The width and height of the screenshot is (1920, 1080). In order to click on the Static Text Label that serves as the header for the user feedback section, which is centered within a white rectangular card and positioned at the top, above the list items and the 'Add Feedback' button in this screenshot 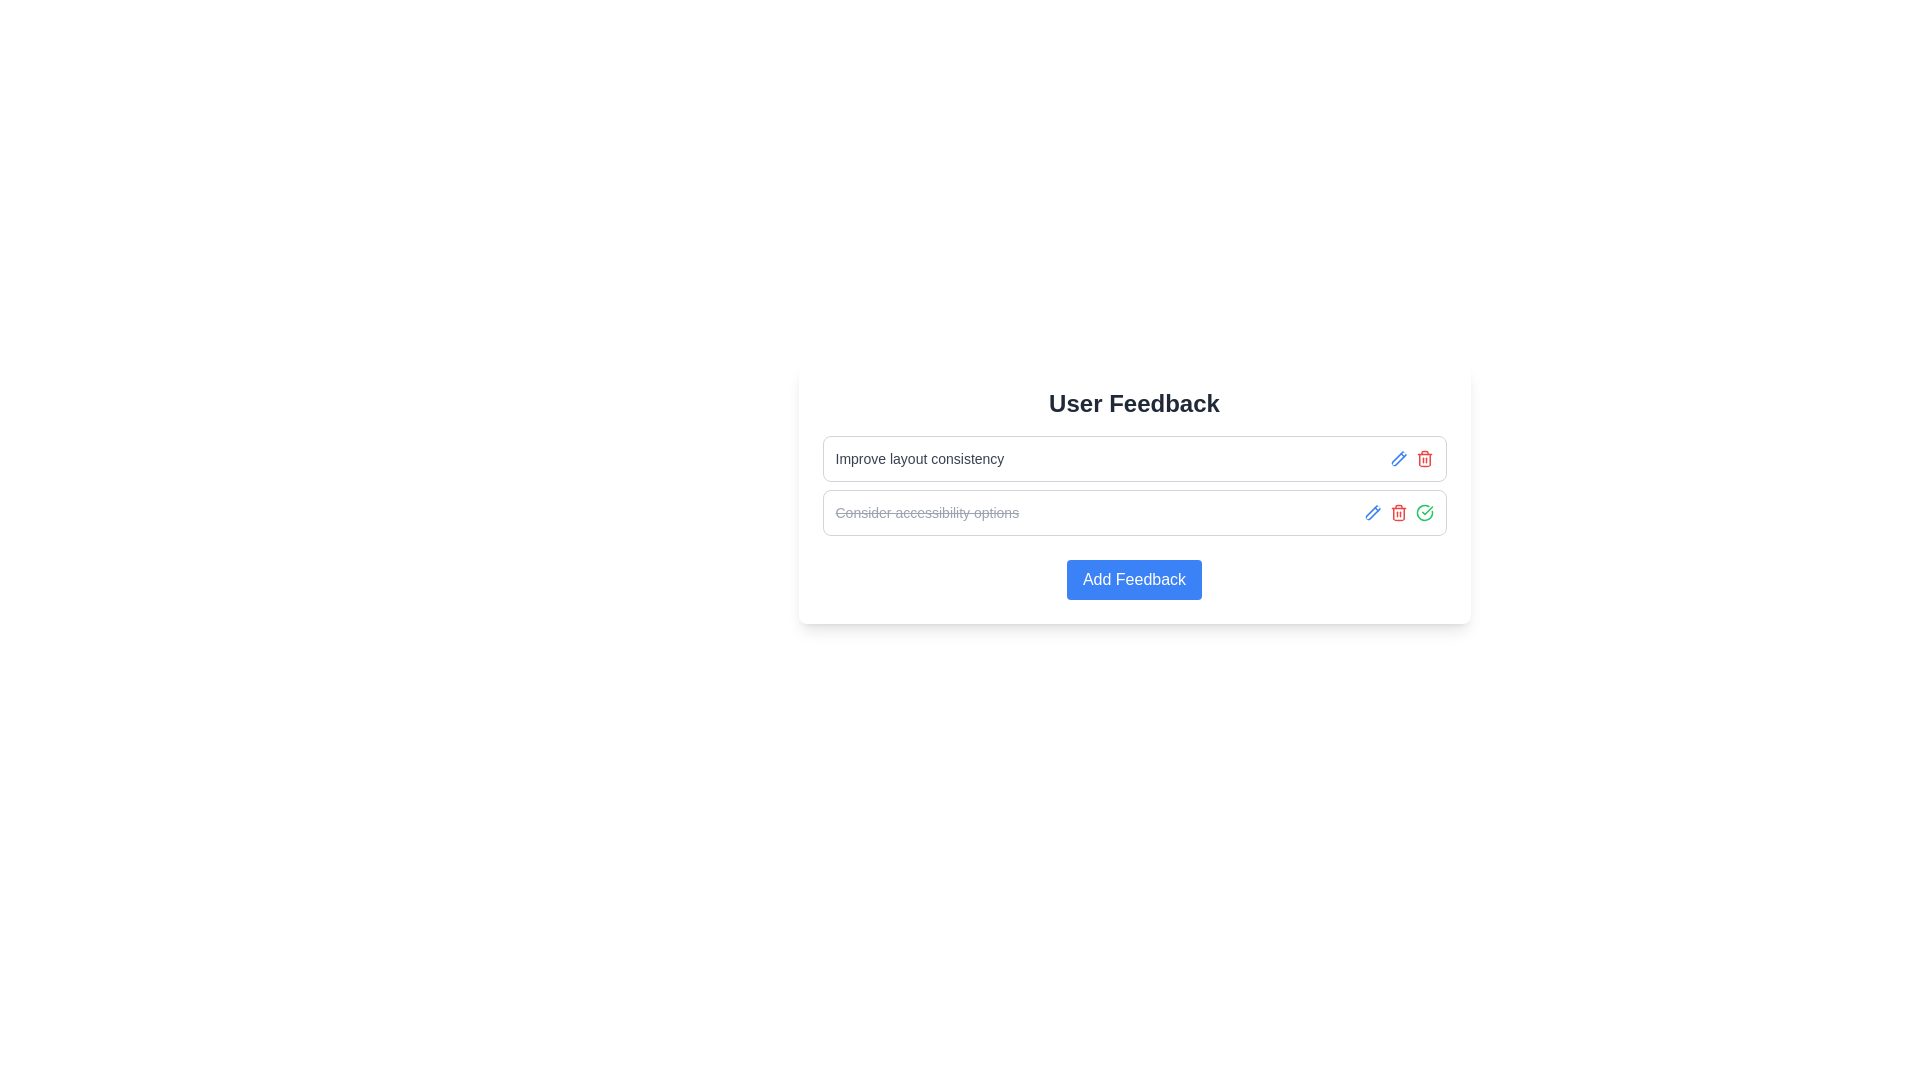, I will do `click(1134, 404)`.